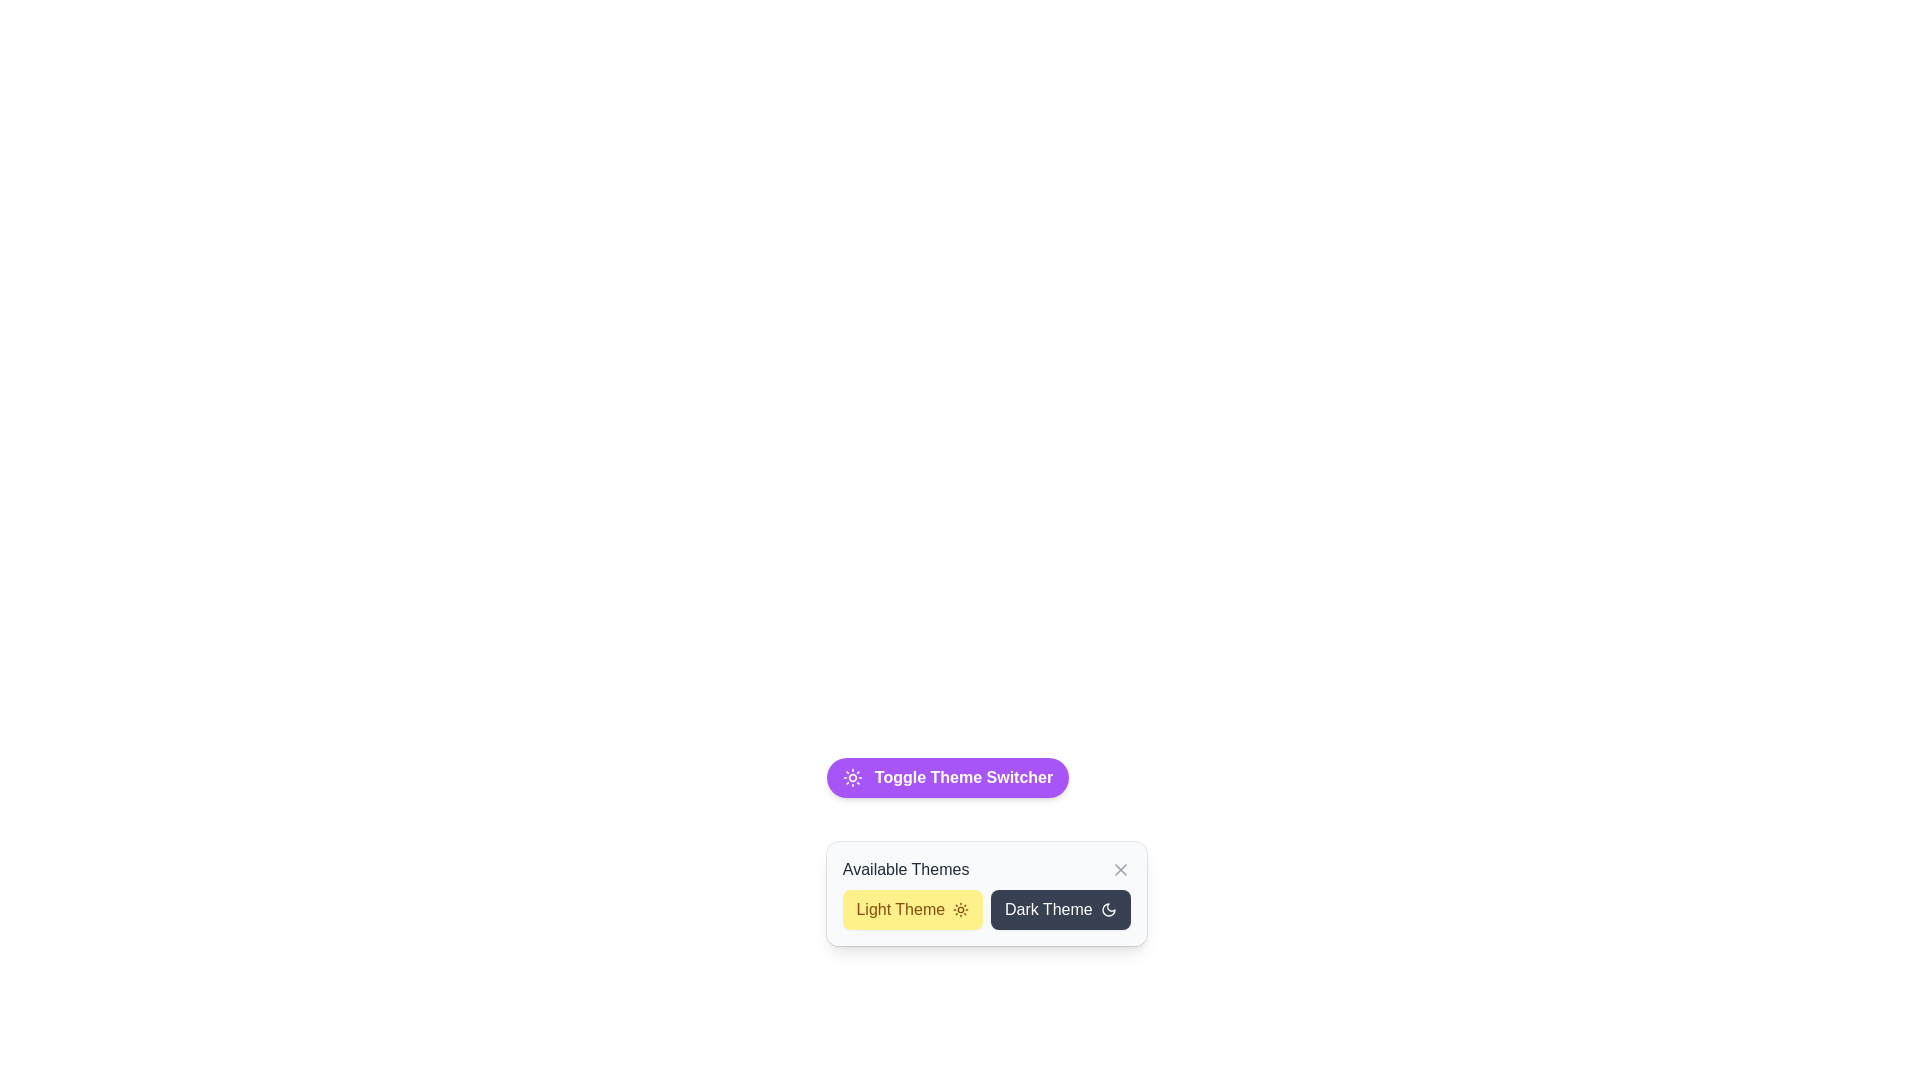 The width and height of the screenshot is (1920, 1080). Describe the element at coordinates (1107, 910) in the screenshot. I see `the icon representing the 'Dark Theme' located to the right of the 'Dark Theme' text label` at that location.